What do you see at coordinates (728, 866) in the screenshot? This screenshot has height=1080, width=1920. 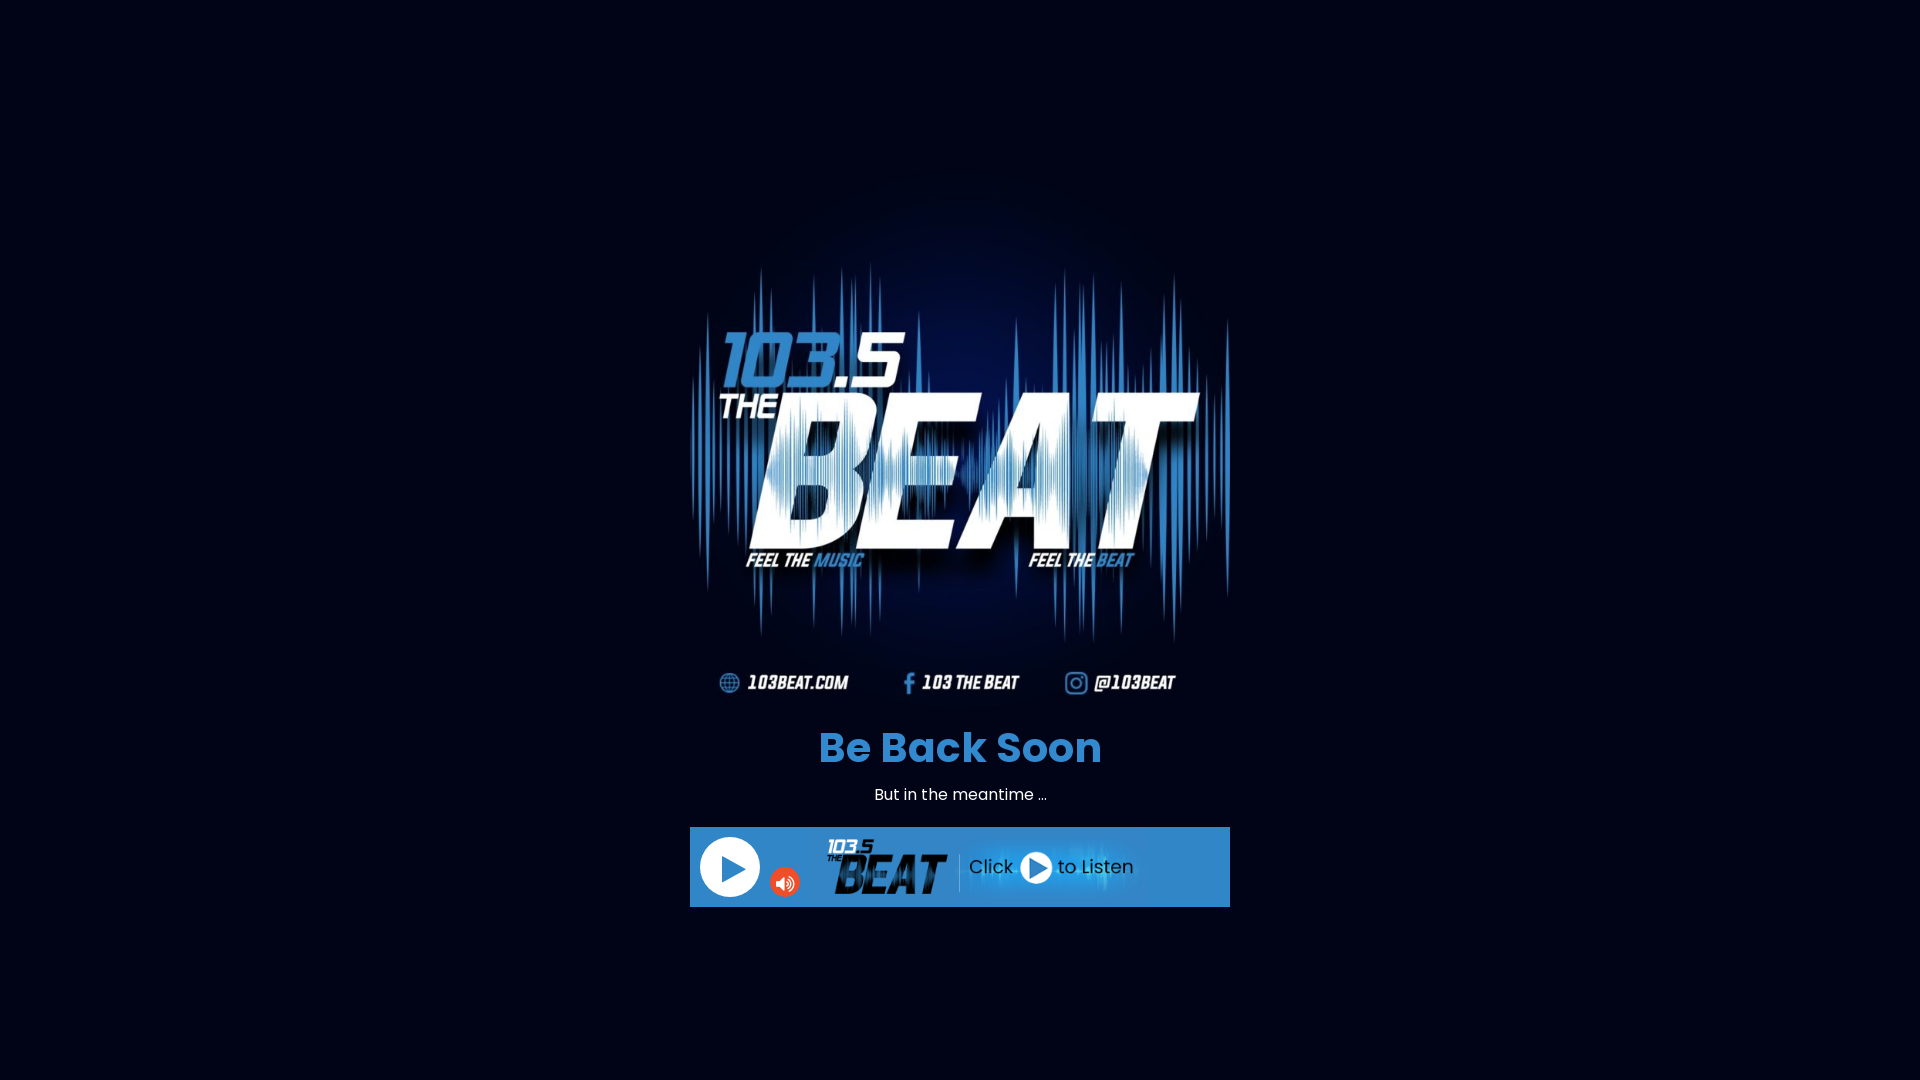 I see `'Play'` at bounding box center [728, 866].